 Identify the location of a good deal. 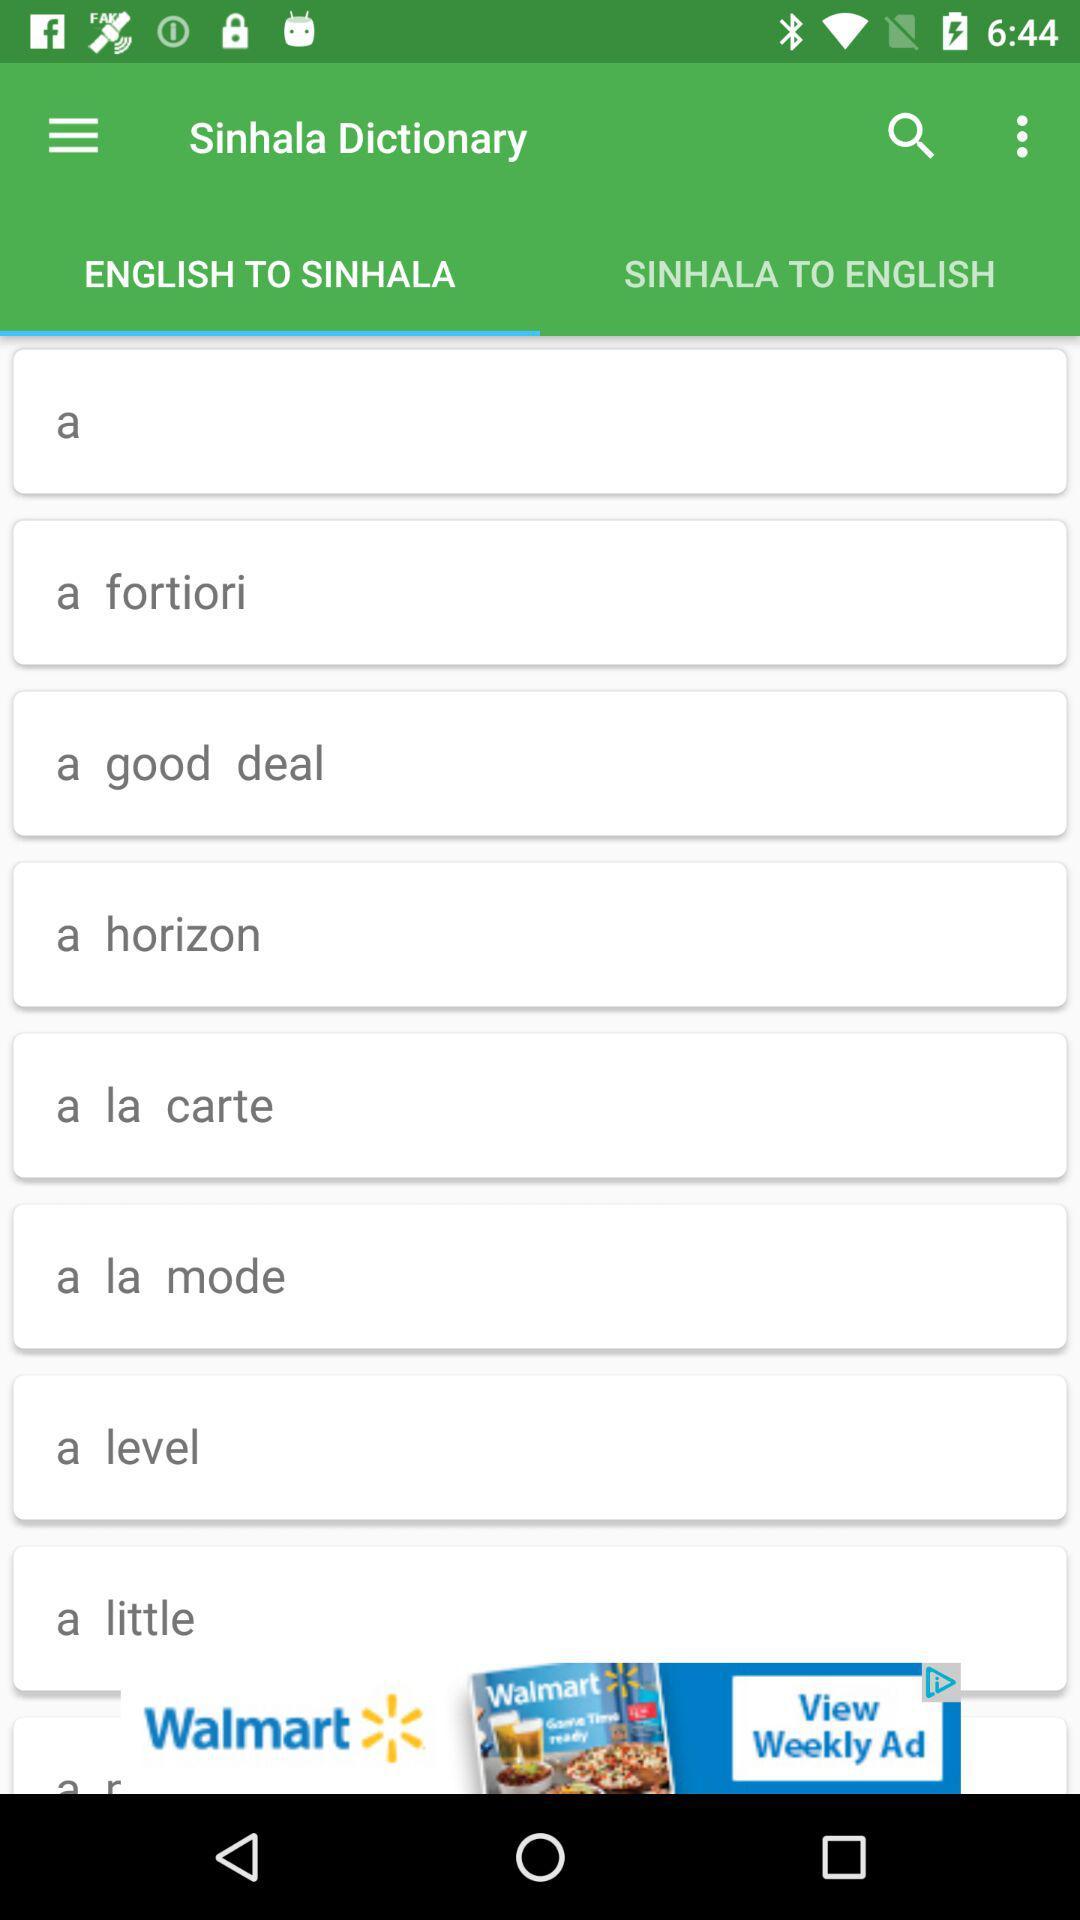
(540, 762).